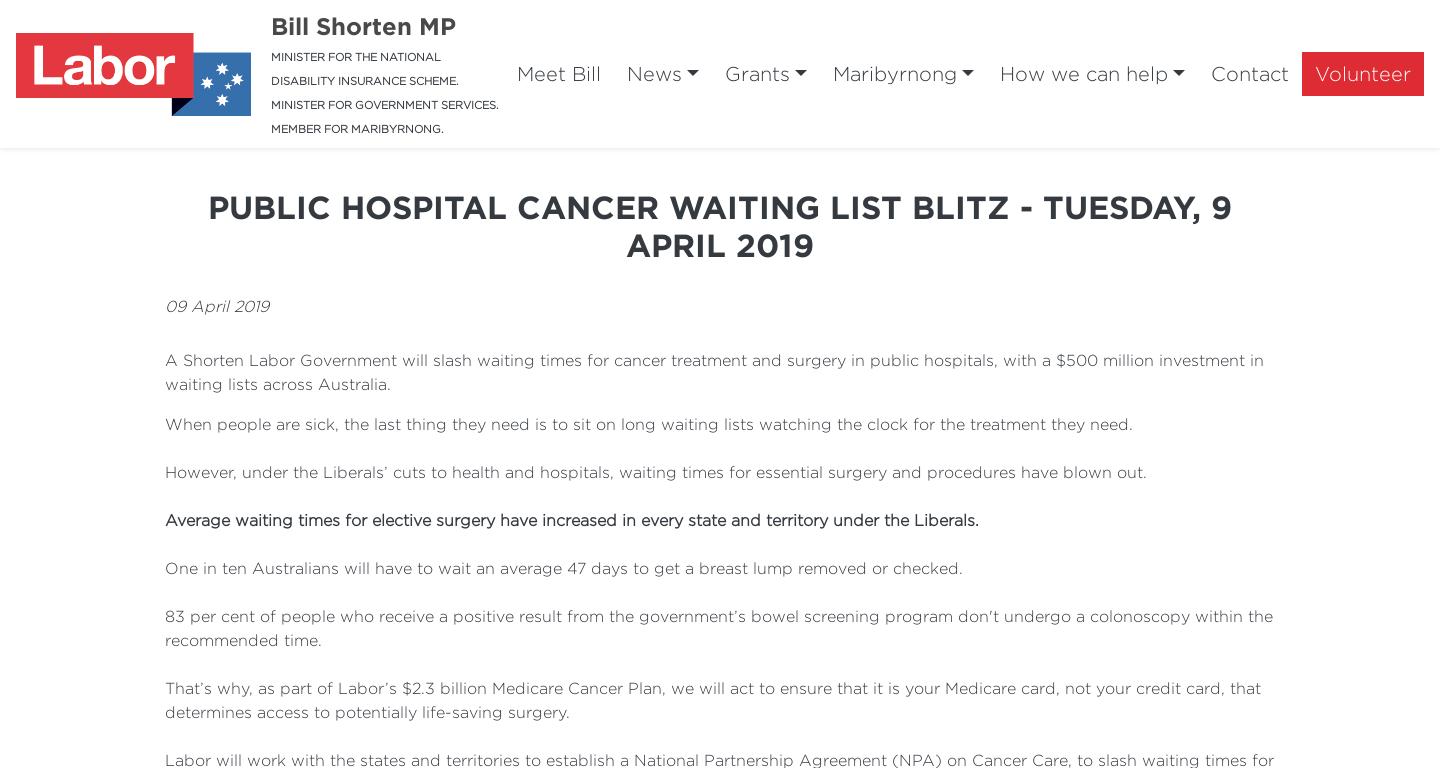 The image size is (1440, 768). Describe the element at coordinates (564, 567) in the screenshot. I see `'One in ten Australians will have to wait an average 47 days to get a breast lump removed or checked.'` at that location.